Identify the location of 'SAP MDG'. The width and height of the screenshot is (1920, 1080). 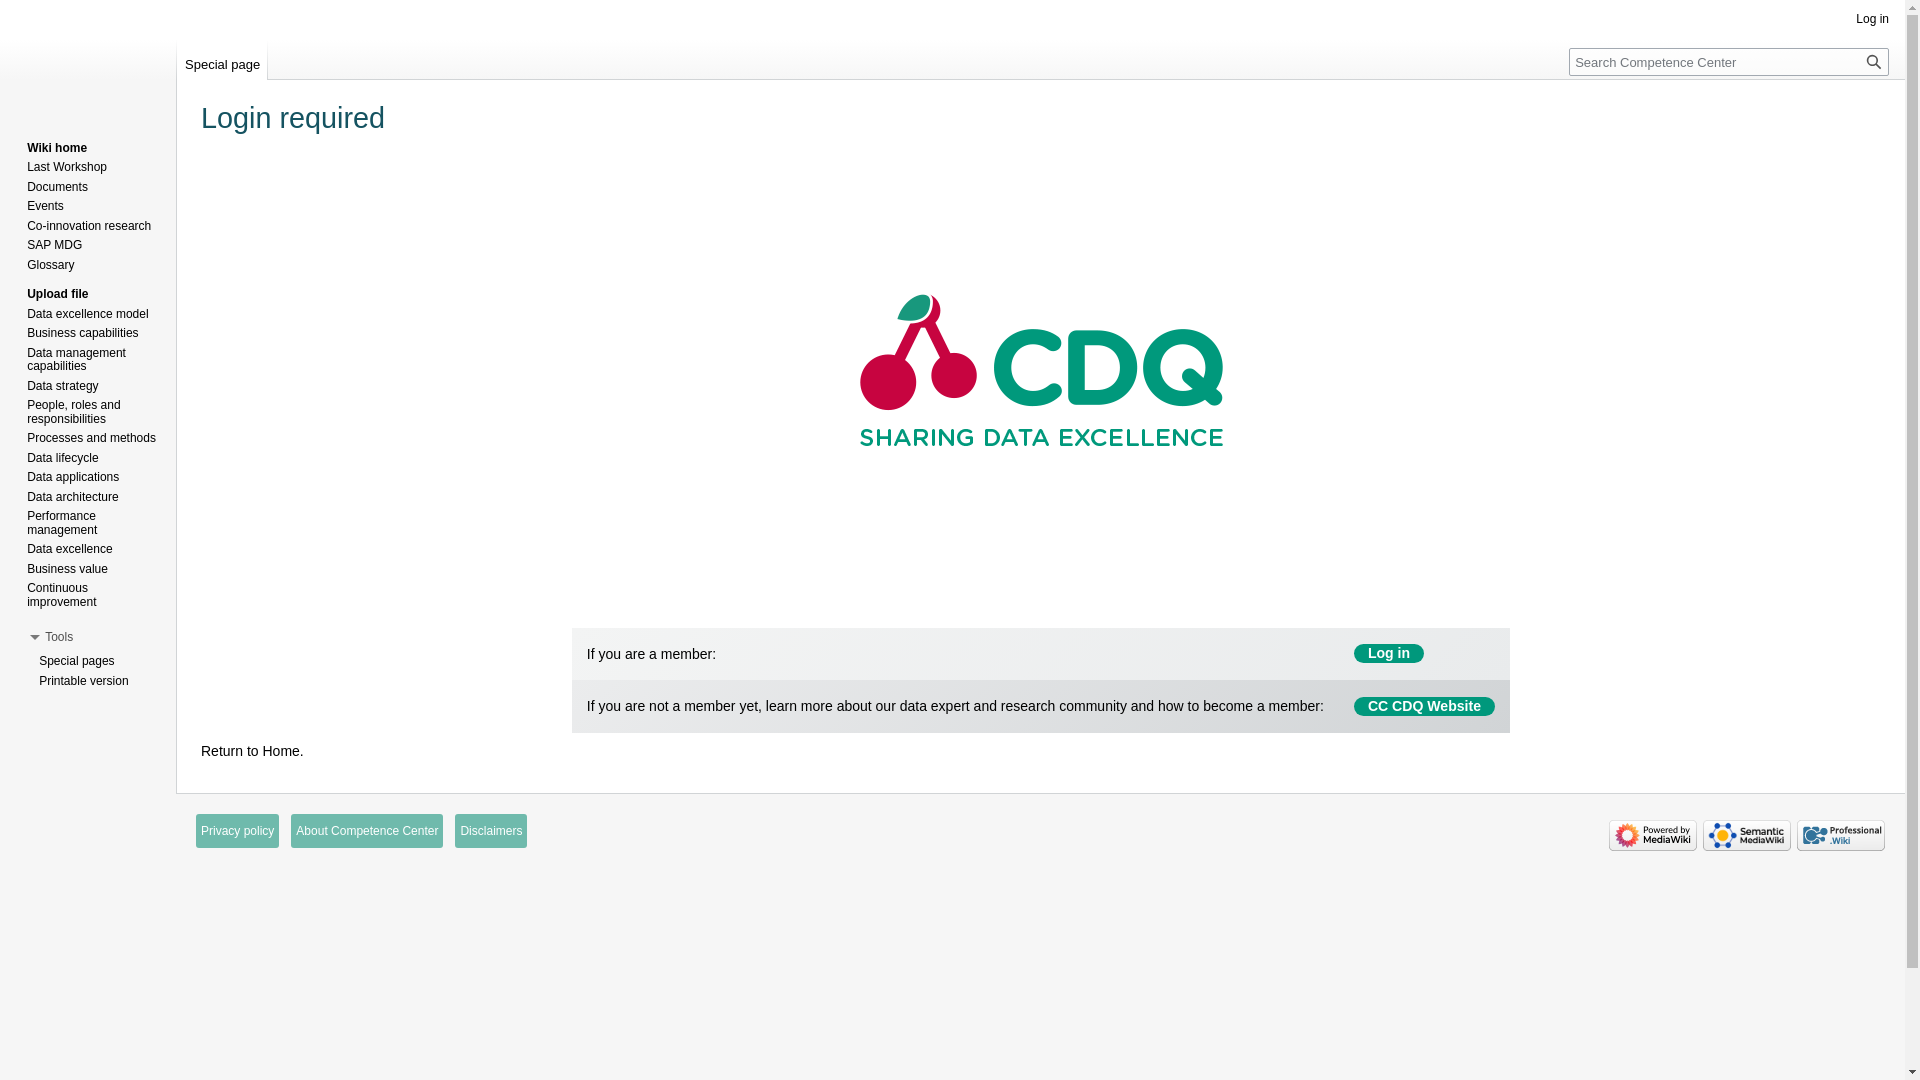
(54, 244).